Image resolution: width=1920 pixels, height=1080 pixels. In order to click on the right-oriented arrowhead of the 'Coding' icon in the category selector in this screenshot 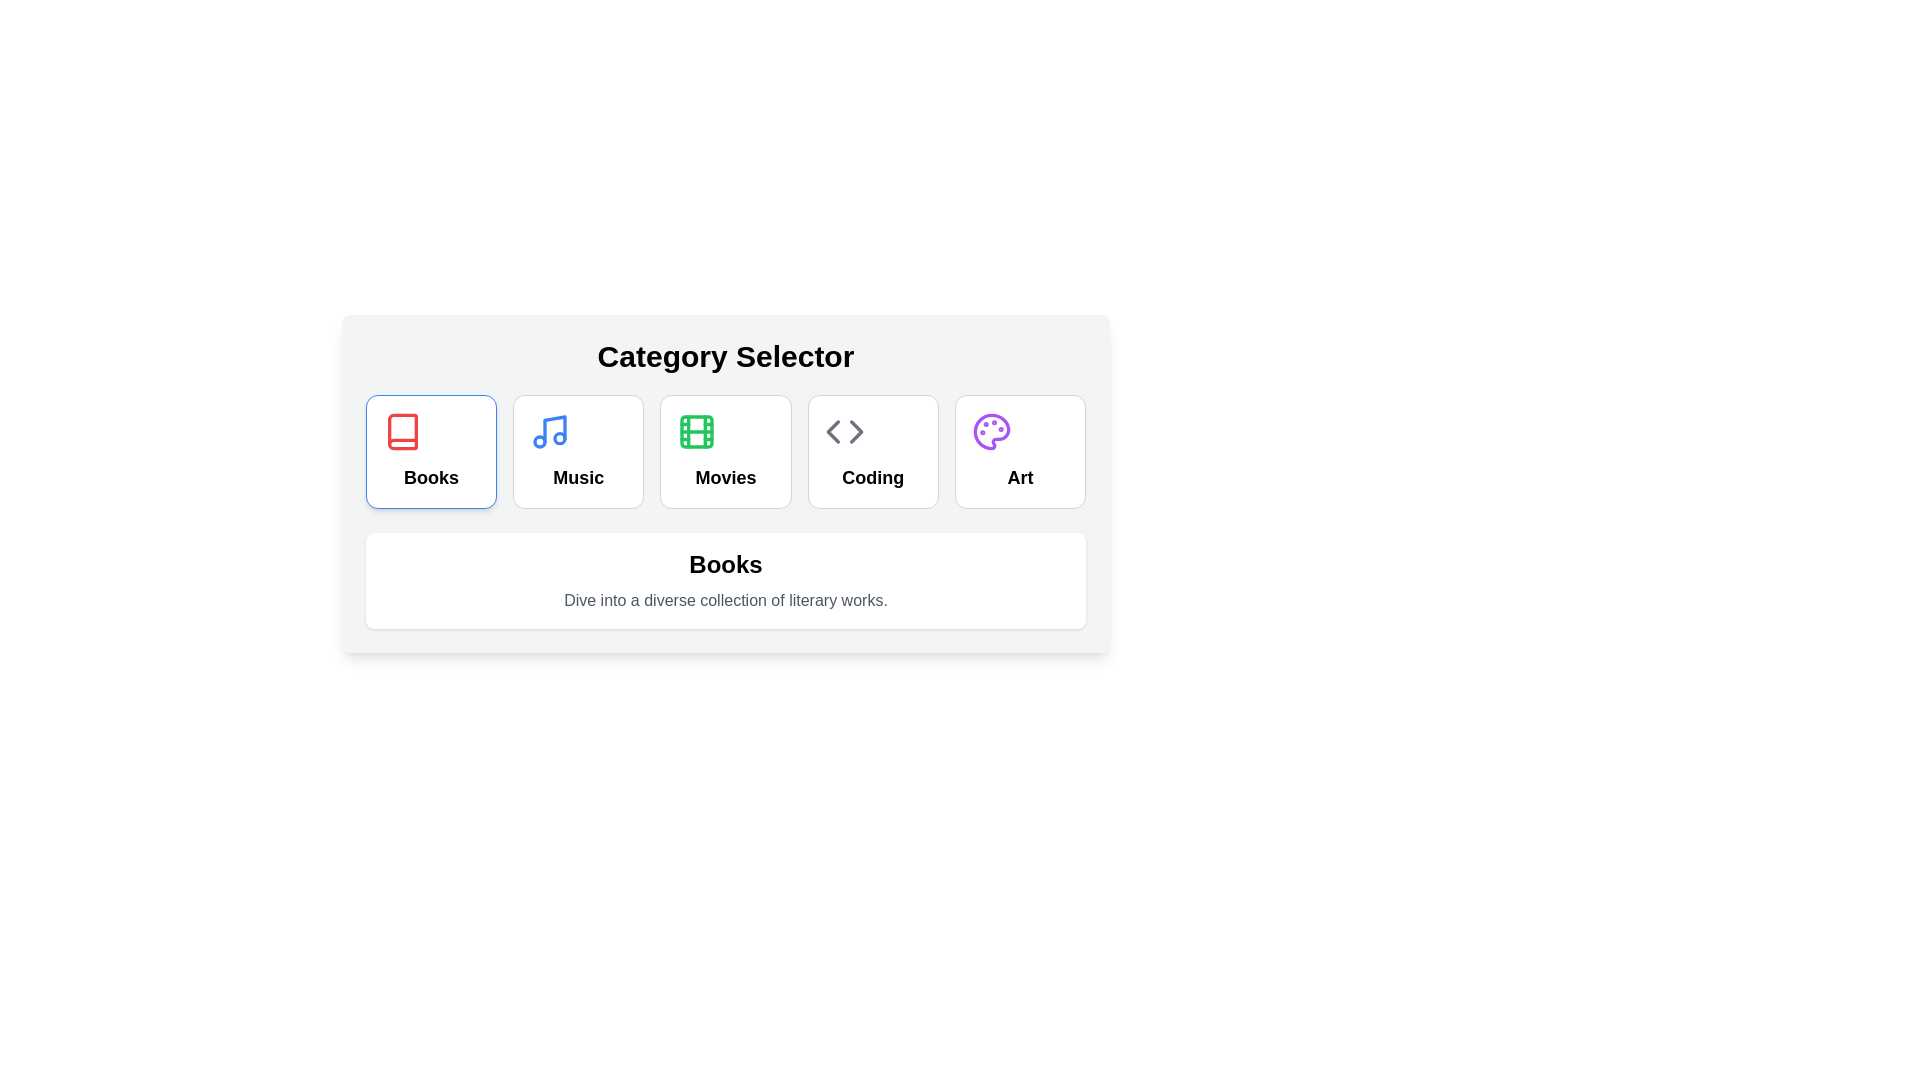, I will do `click(856, 431)`.